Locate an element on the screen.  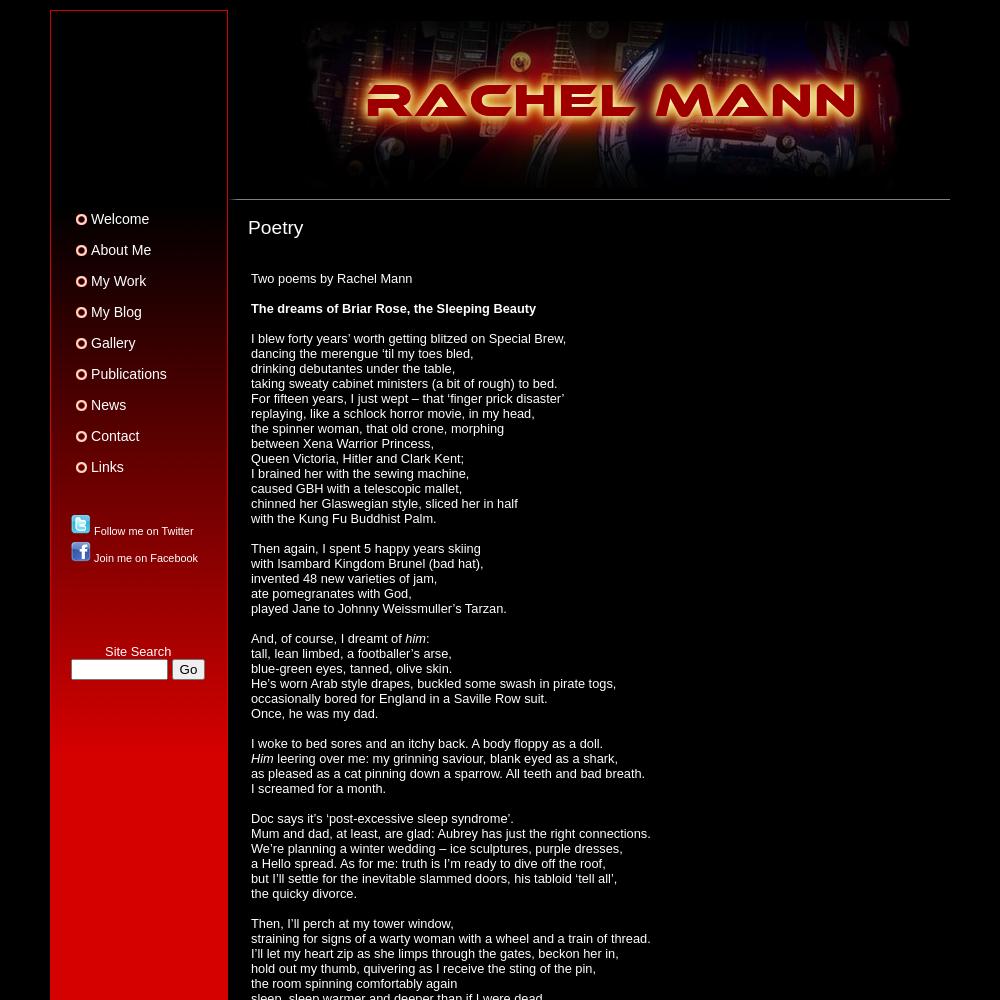
'leering over me: my grinning saviour, blank eyed as a shark,' is located at coordinates (444, 757).